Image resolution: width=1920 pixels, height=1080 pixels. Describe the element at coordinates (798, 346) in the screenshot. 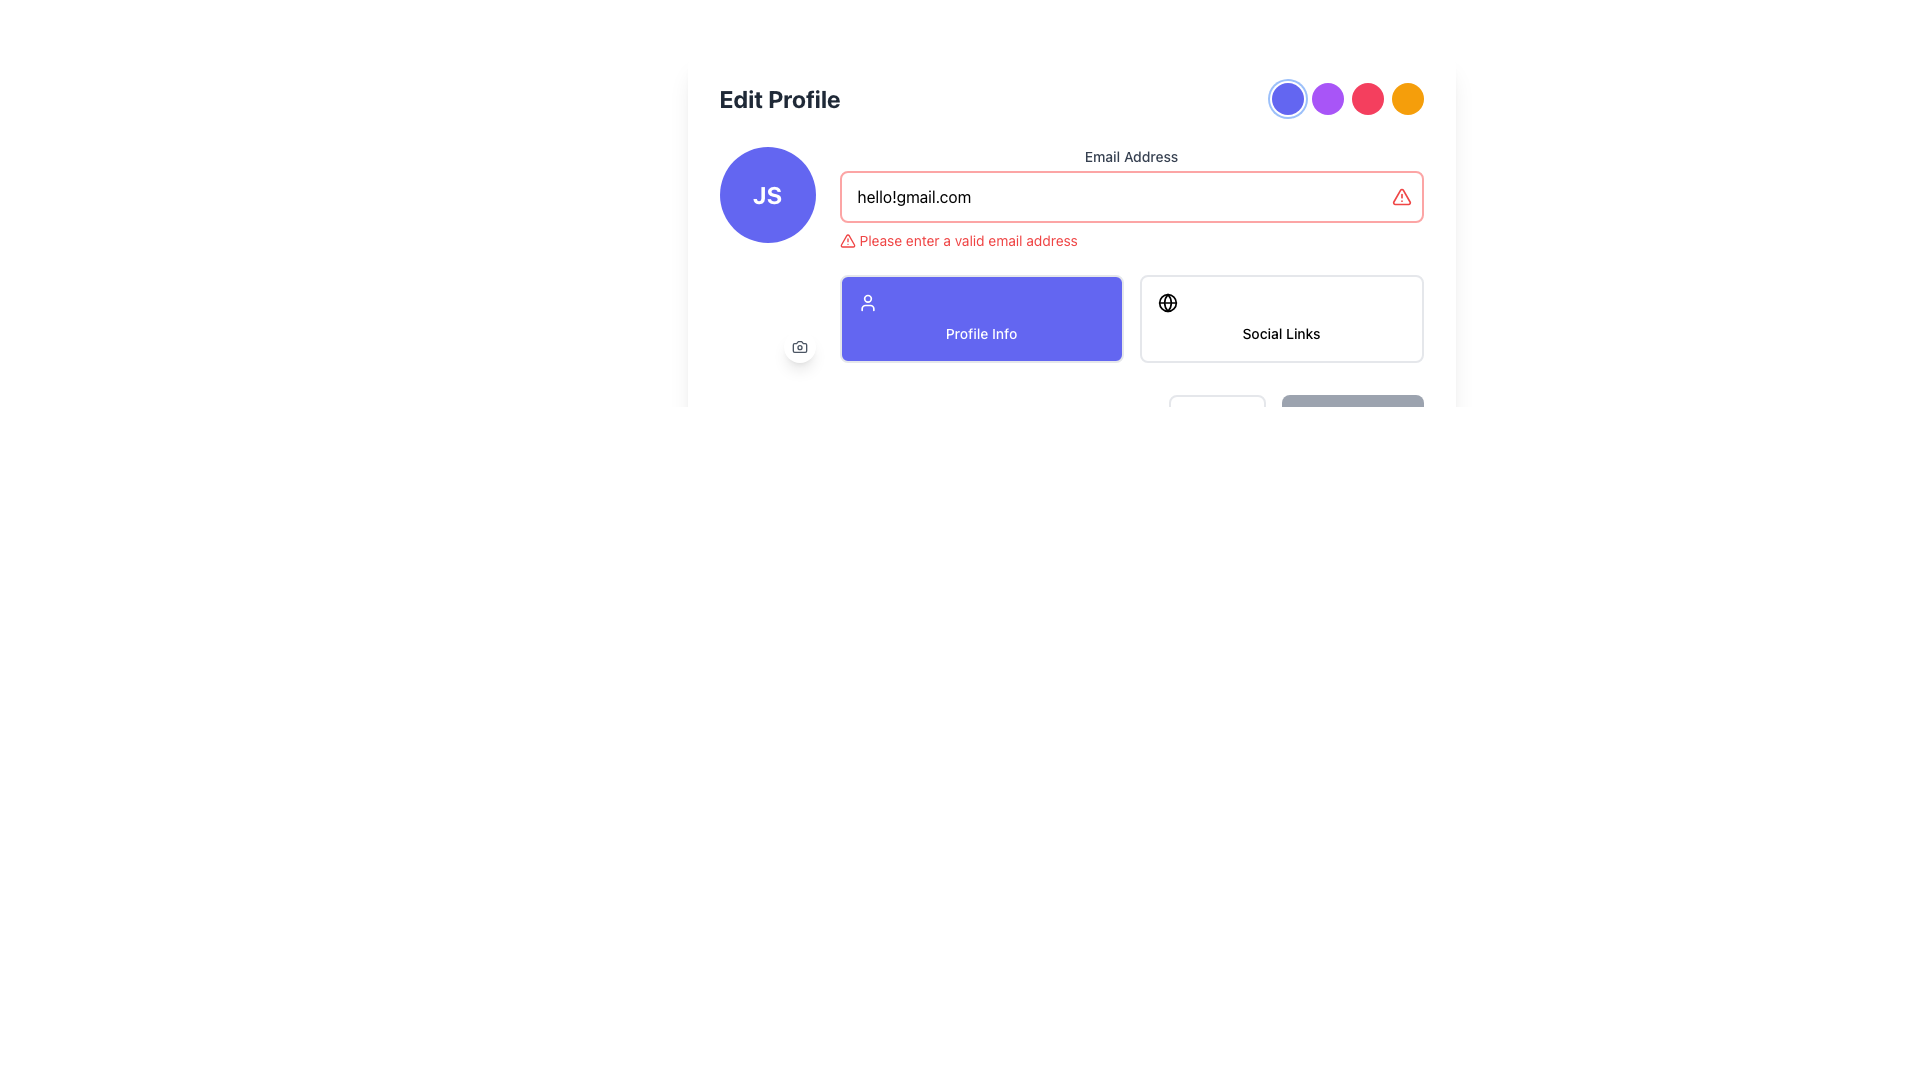

I see `the small circular button with a camera icon located at the bottom-right corner of the circular profile picture displaying the initials 'JS'` at that location.